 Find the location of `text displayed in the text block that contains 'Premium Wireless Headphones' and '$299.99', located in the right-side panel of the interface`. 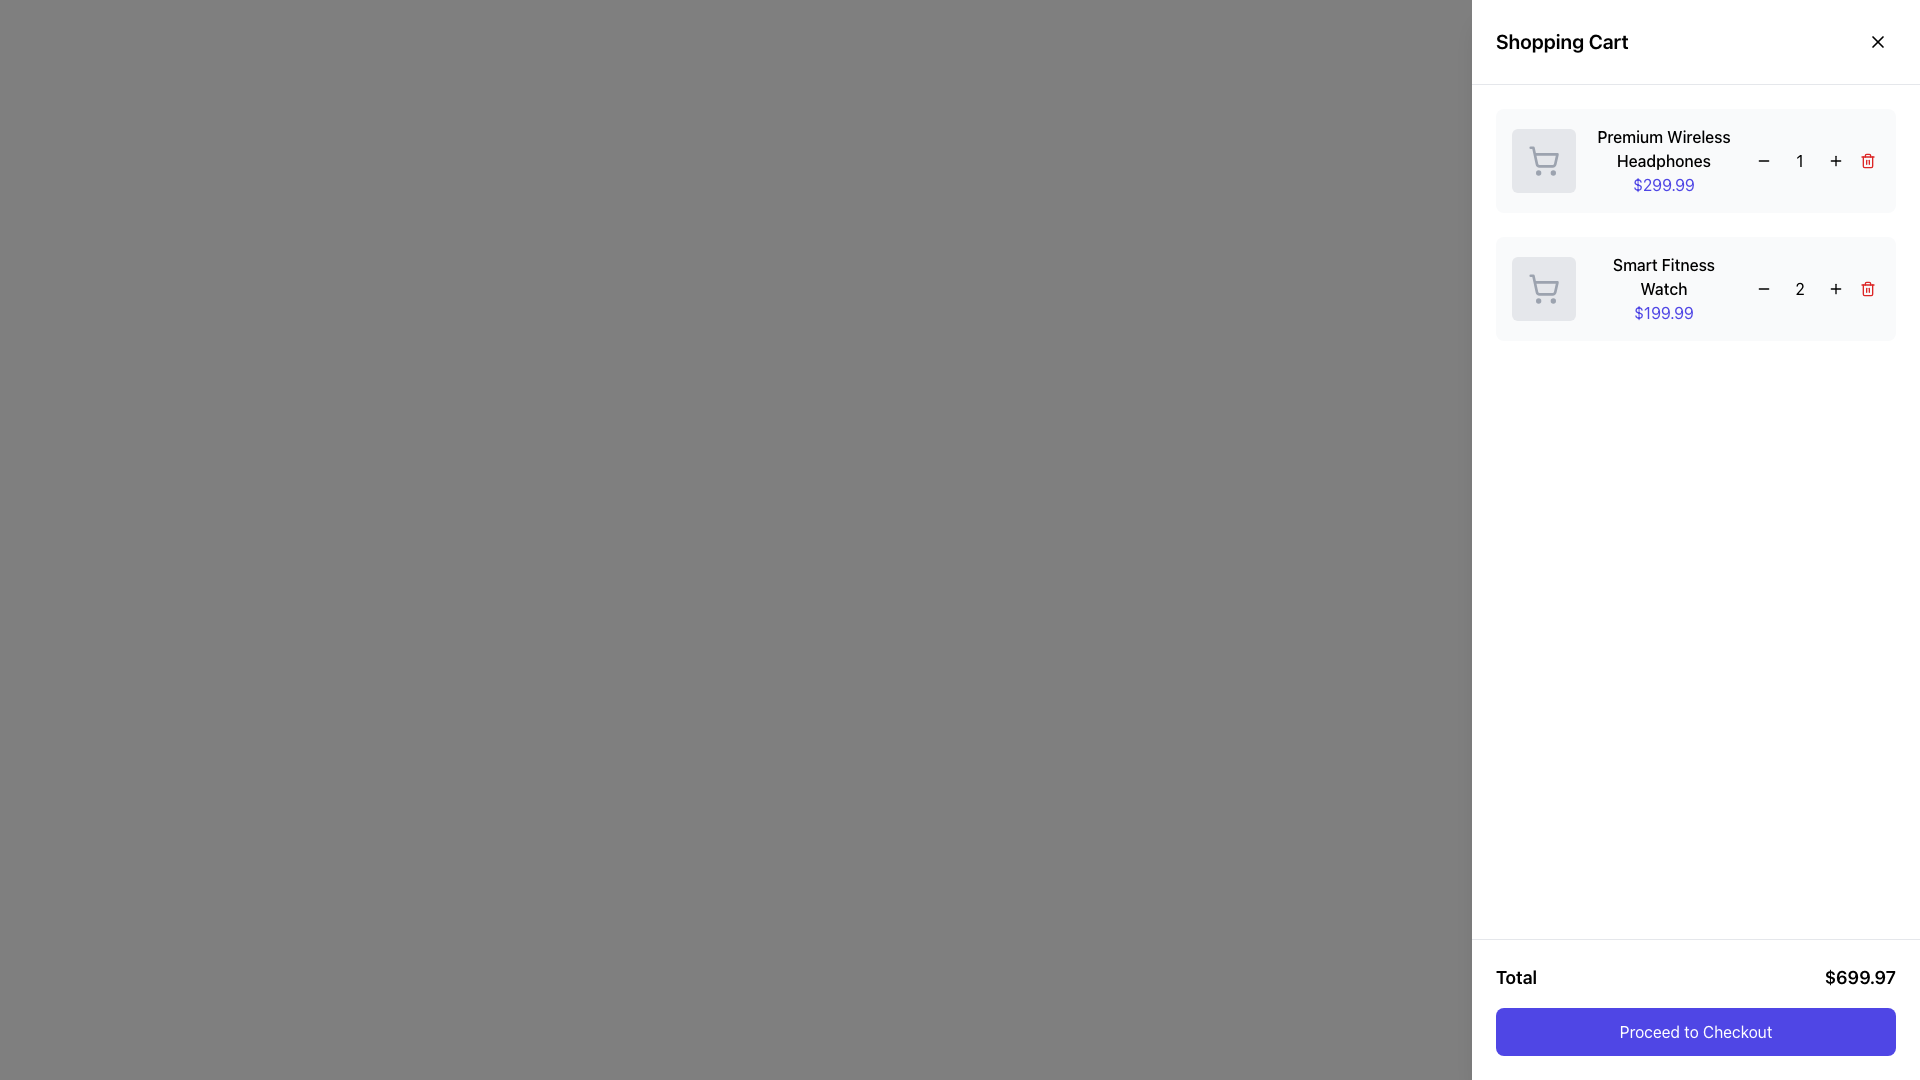

text displayed in the text block that contains 'Premium Wireless Headphones' and '$299.99', located in the right-side panel of the interface is located at coordinates (1664, 160).